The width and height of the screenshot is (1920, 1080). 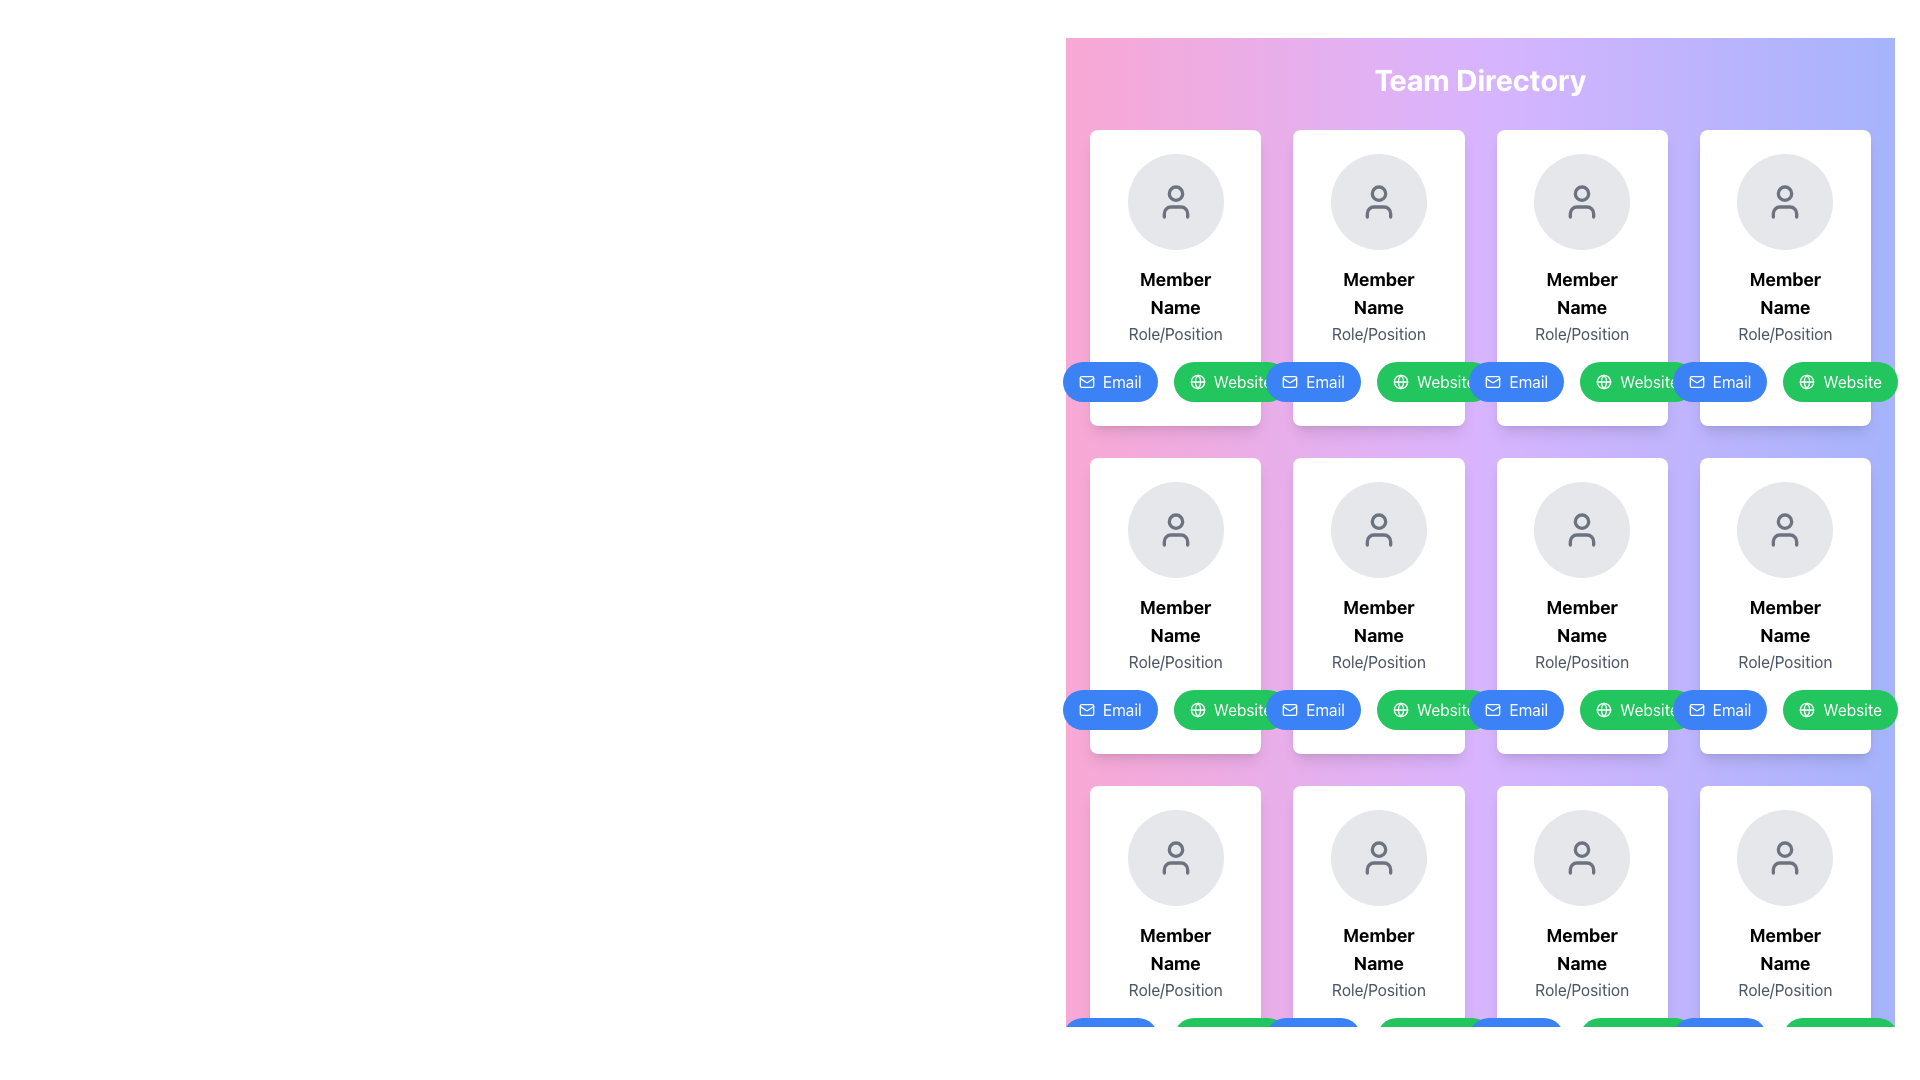 I want to click on the second button from the left in the last row of the button group associated with the member's card, so click(x=1581, y=381).